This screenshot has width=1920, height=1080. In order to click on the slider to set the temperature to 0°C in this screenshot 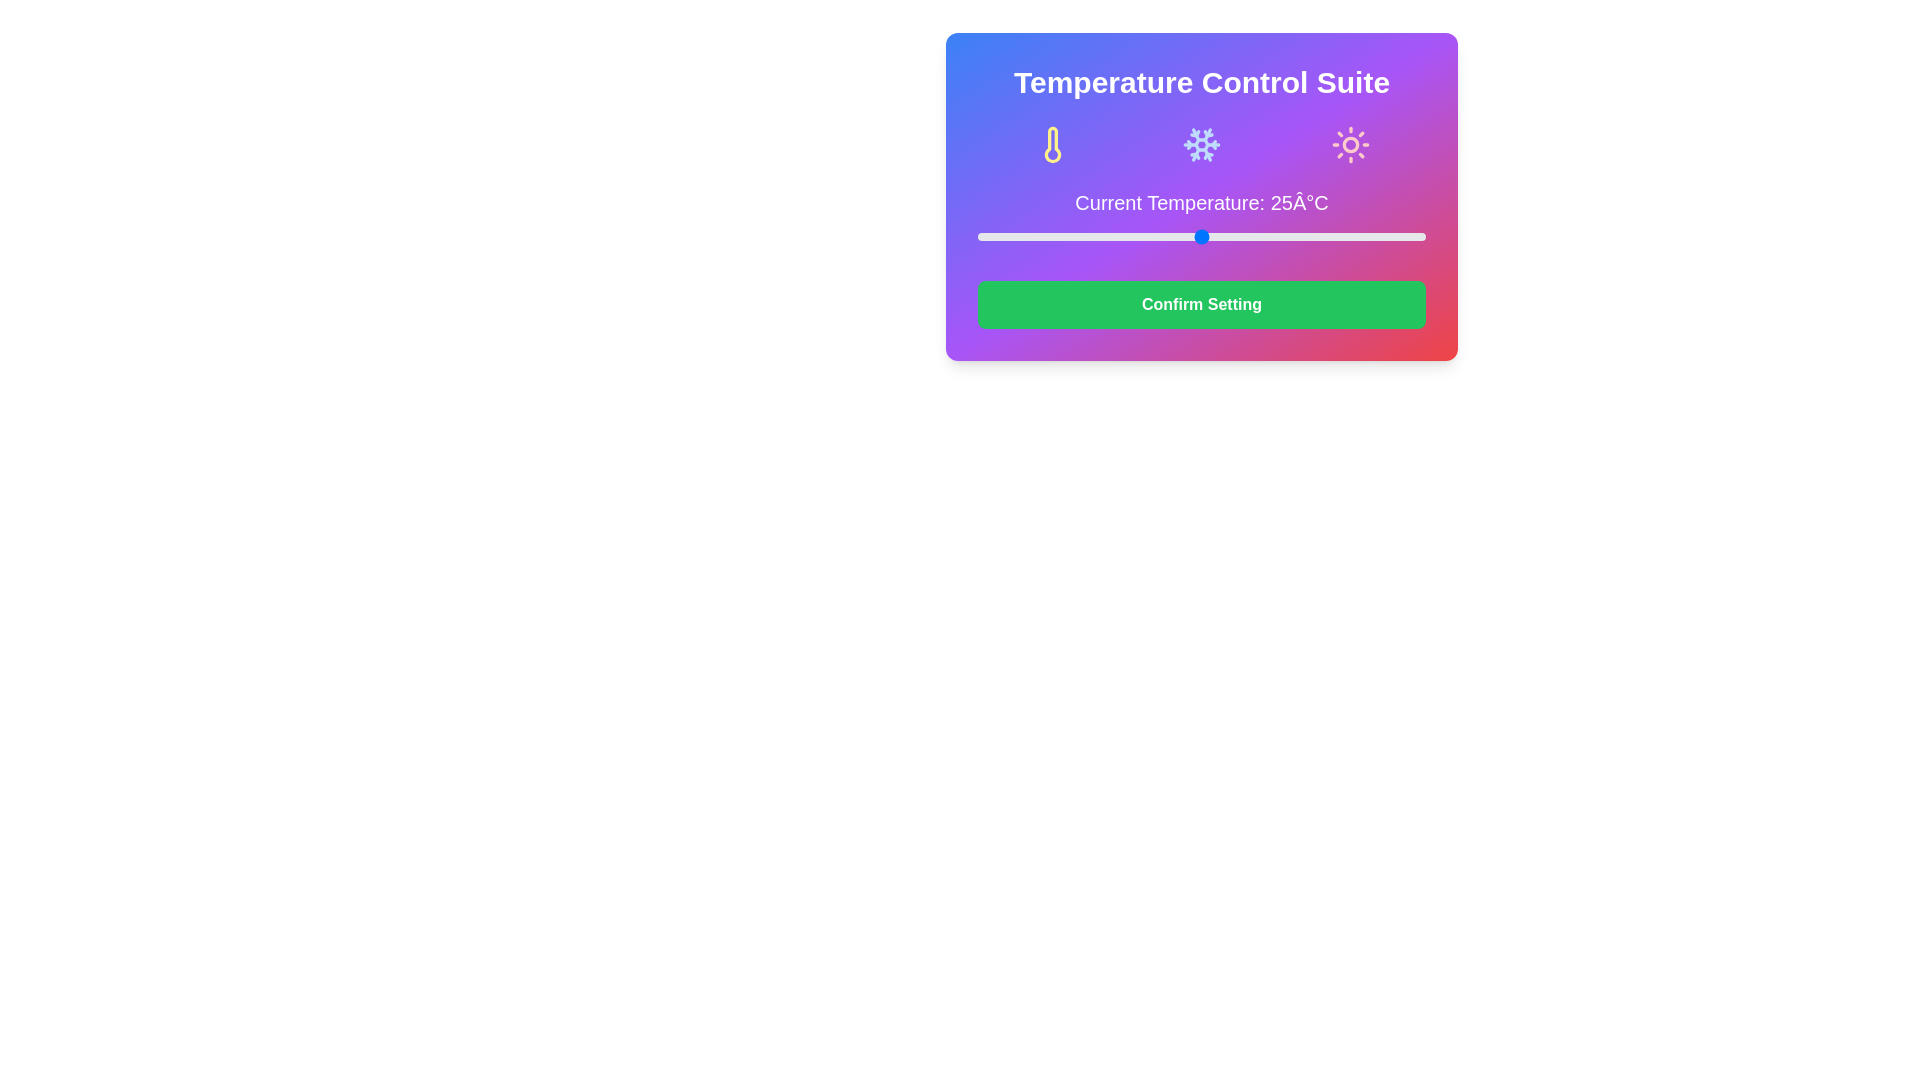, I will do `click(978, 235)`.